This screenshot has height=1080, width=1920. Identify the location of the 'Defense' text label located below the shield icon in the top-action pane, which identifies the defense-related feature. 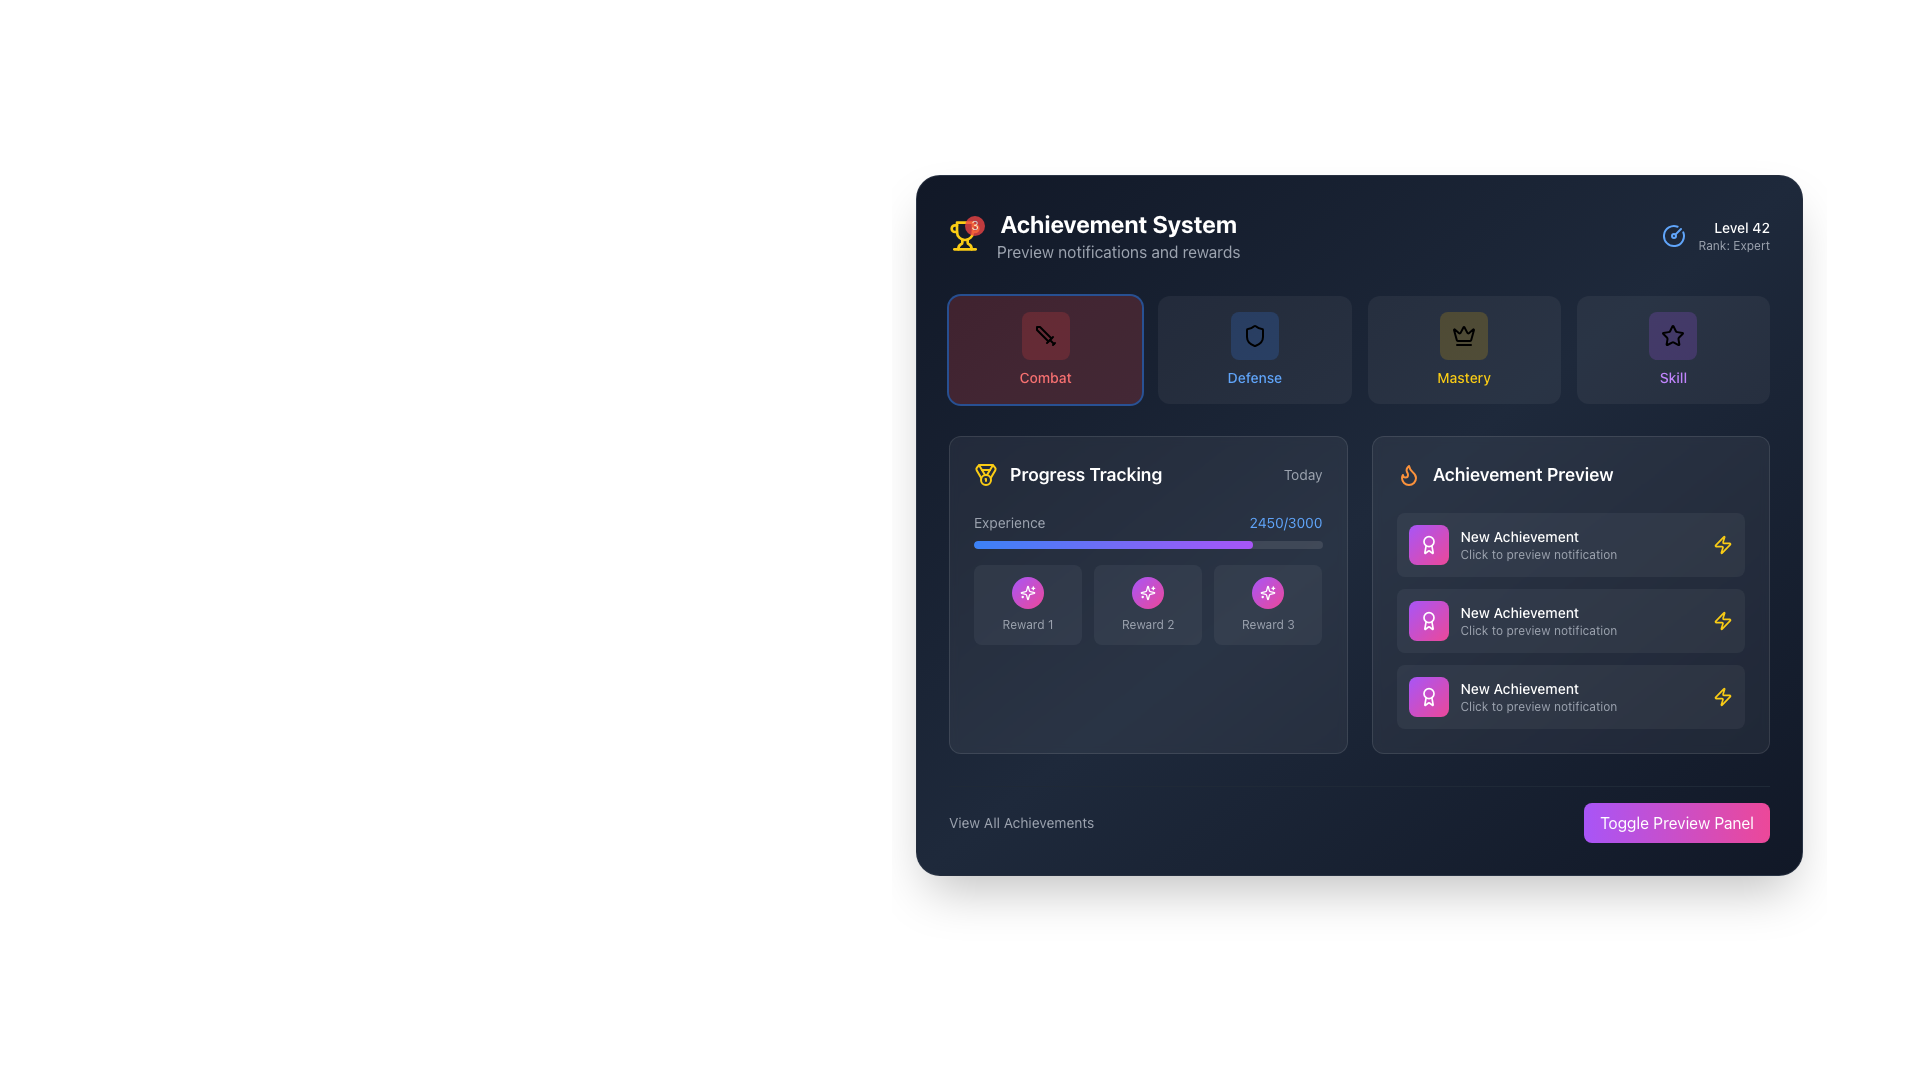
(1253, 378).